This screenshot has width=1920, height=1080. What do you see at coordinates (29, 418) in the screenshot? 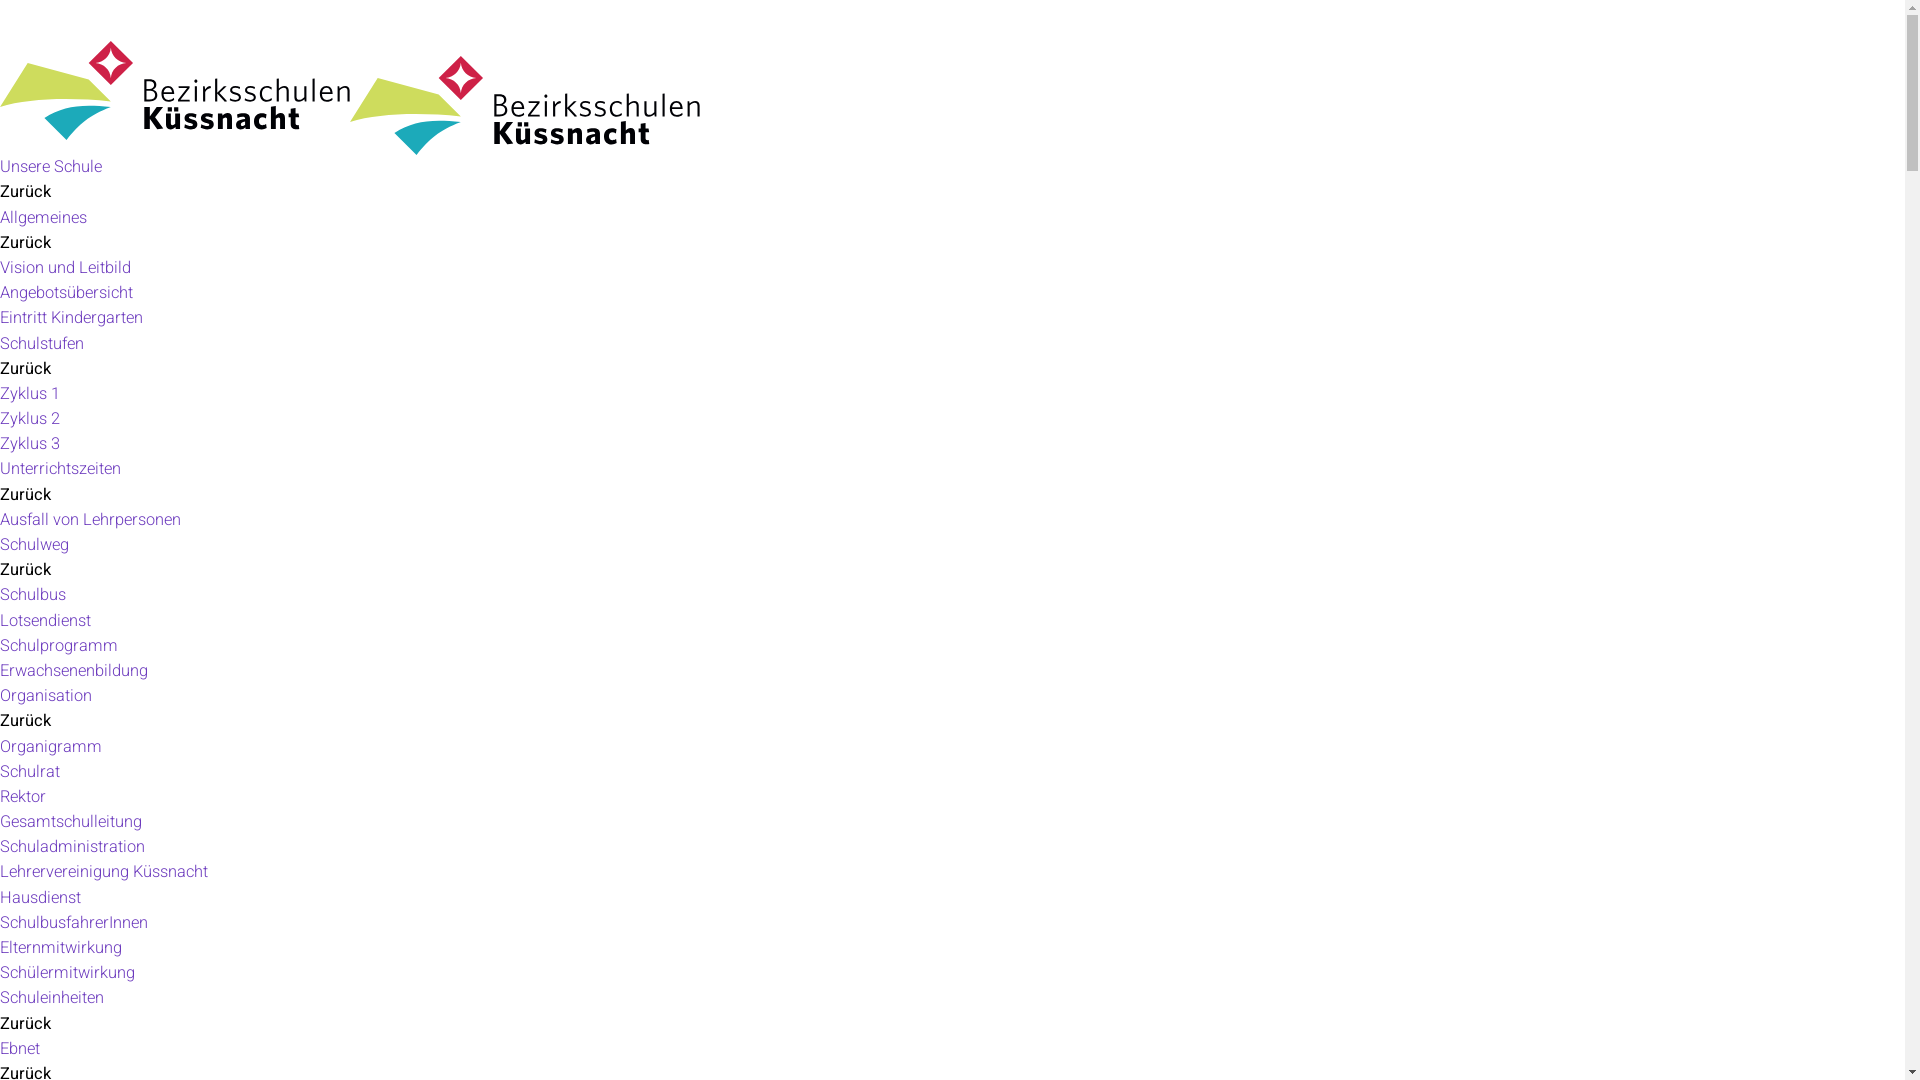
I see `'Zyklus 2'` at bounding box center [29, 418].